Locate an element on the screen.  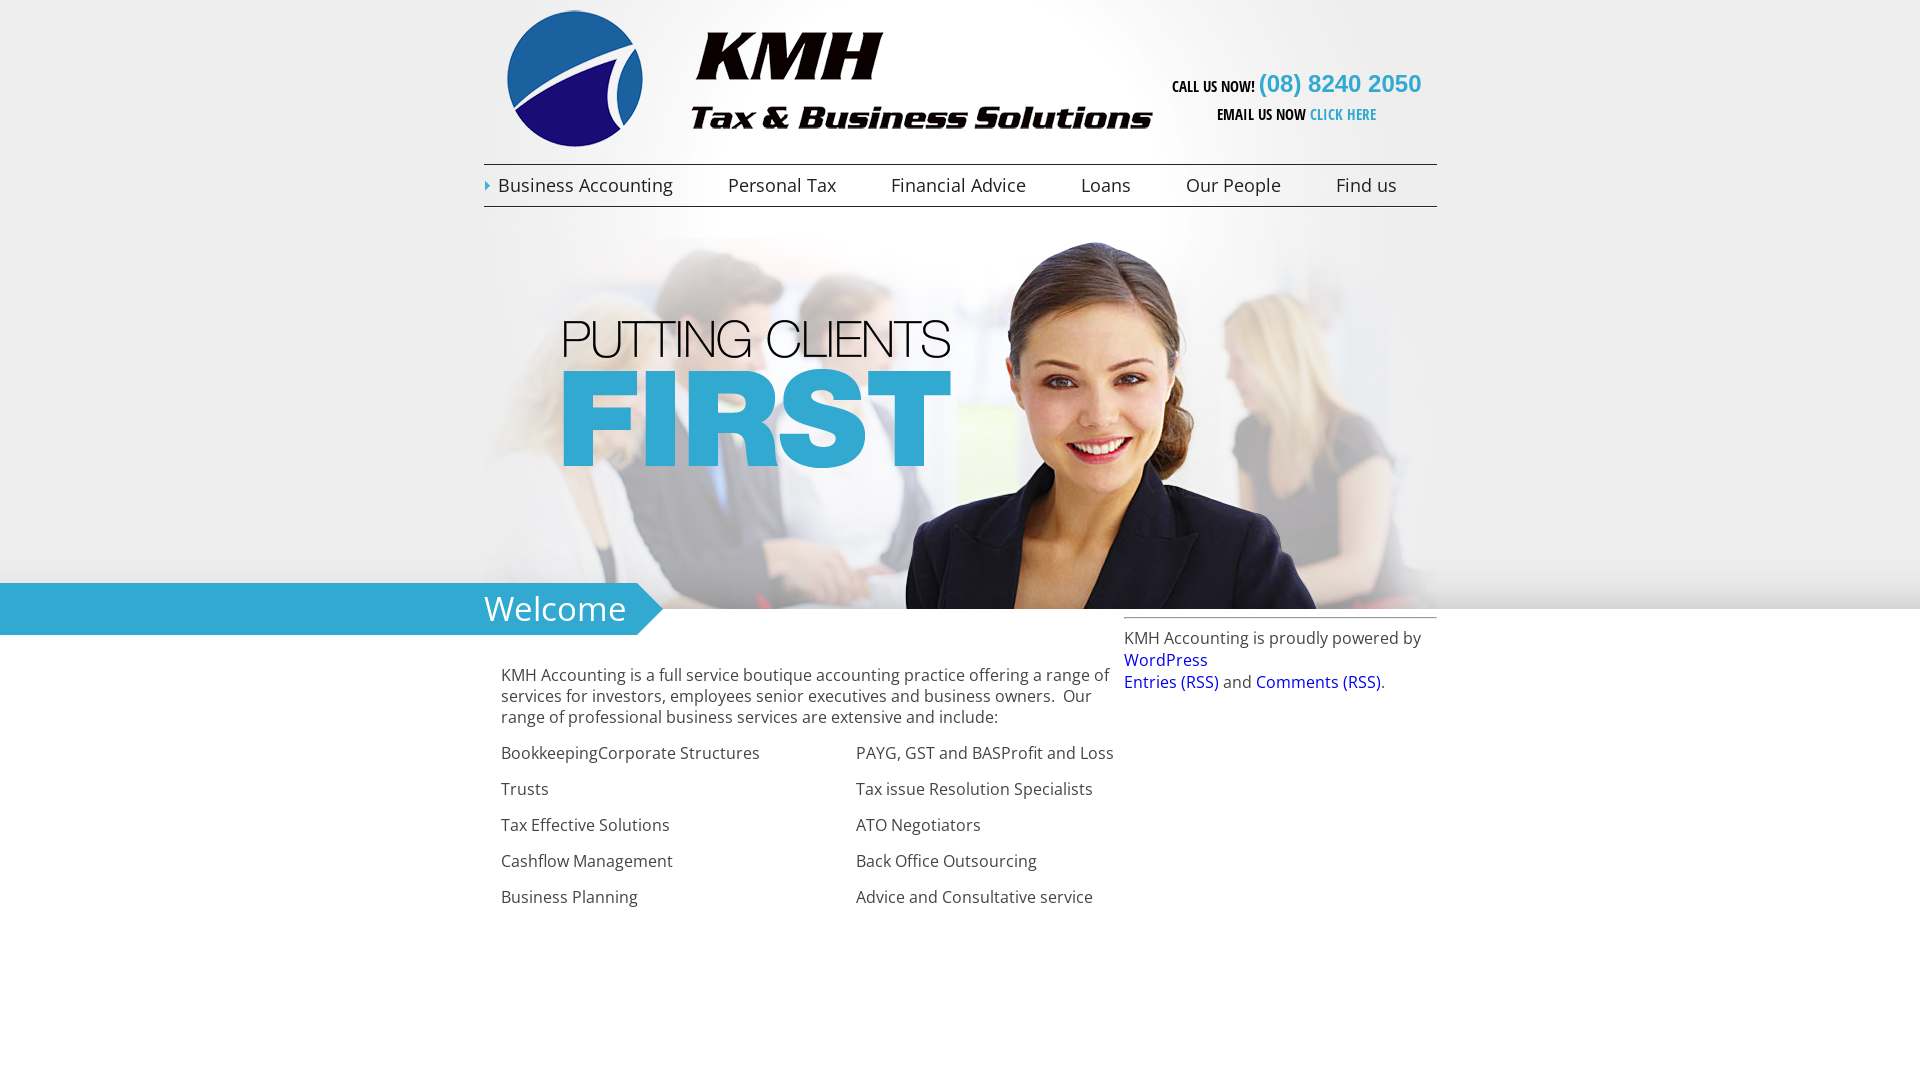
'Entries (RSS)' is located at coordinates (1171, 681).